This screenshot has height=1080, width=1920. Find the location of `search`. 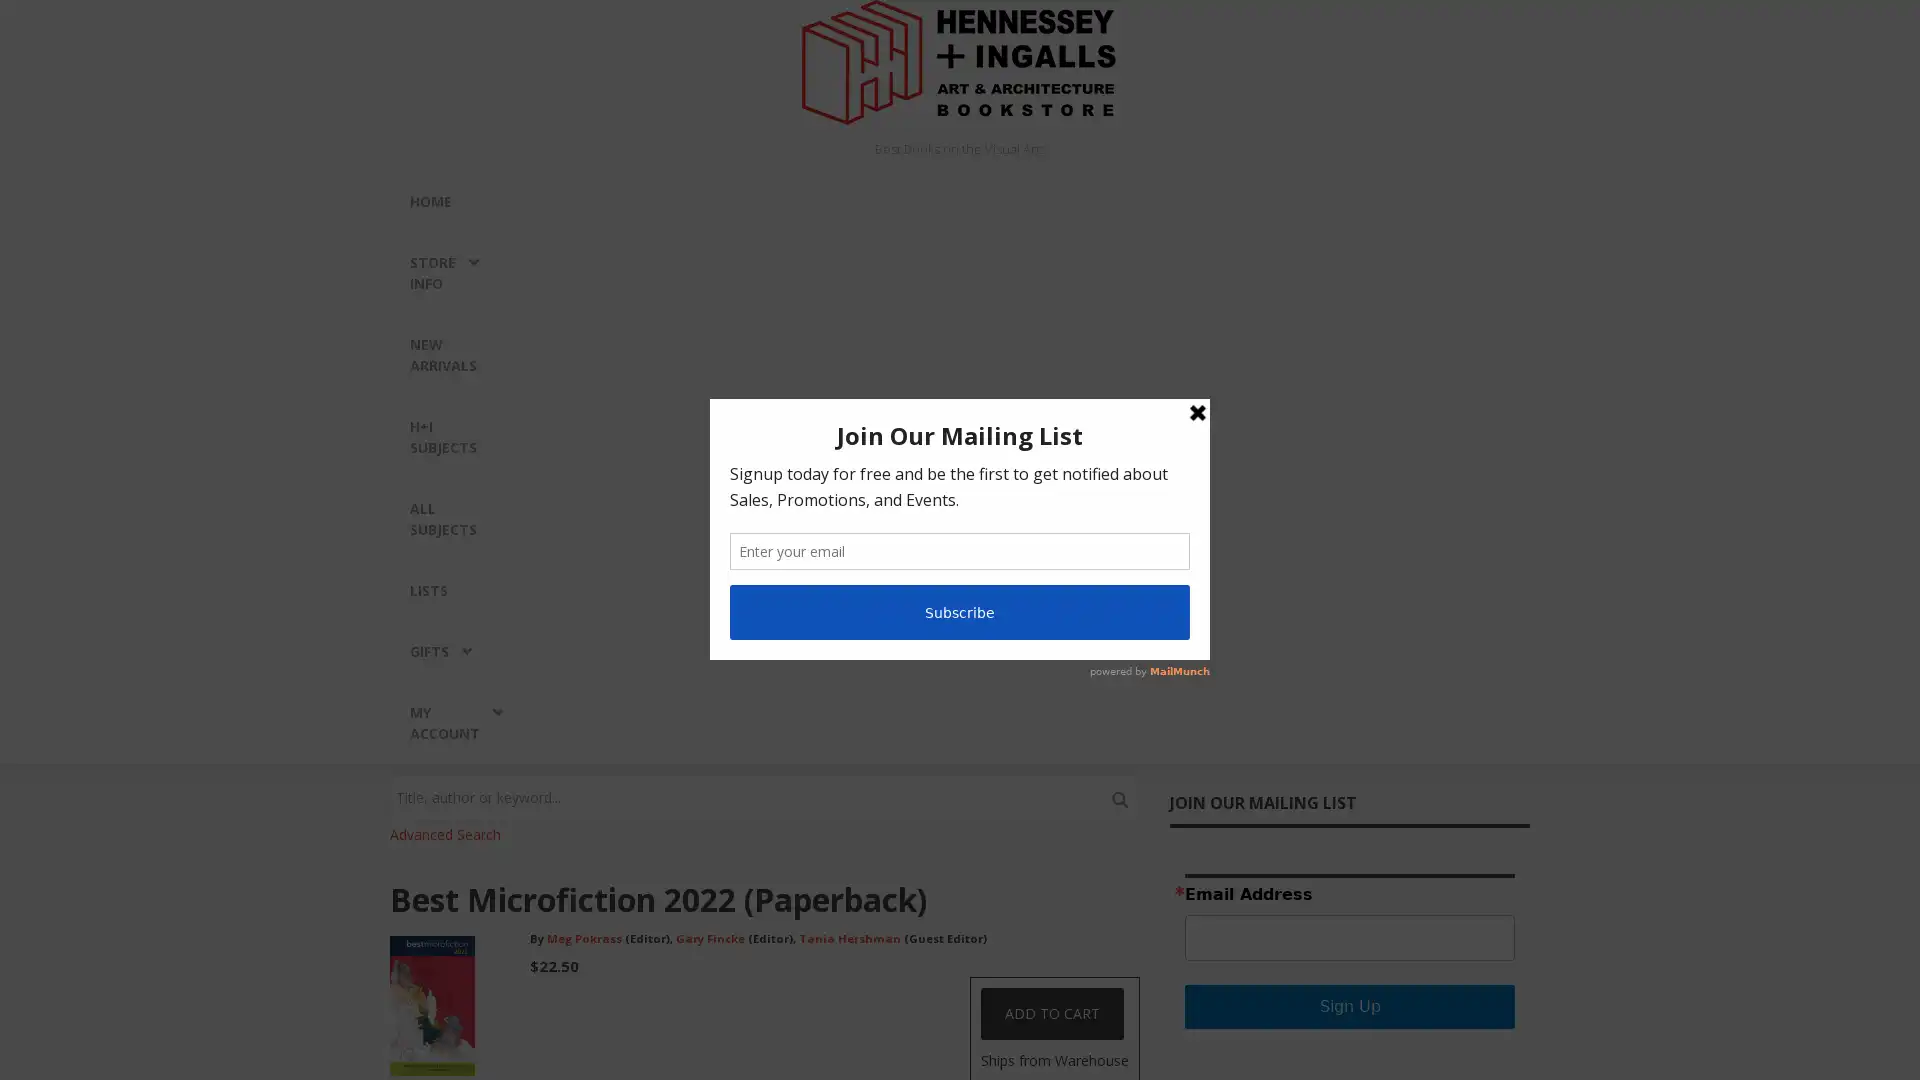

search is located at coordinates (1118, 797).